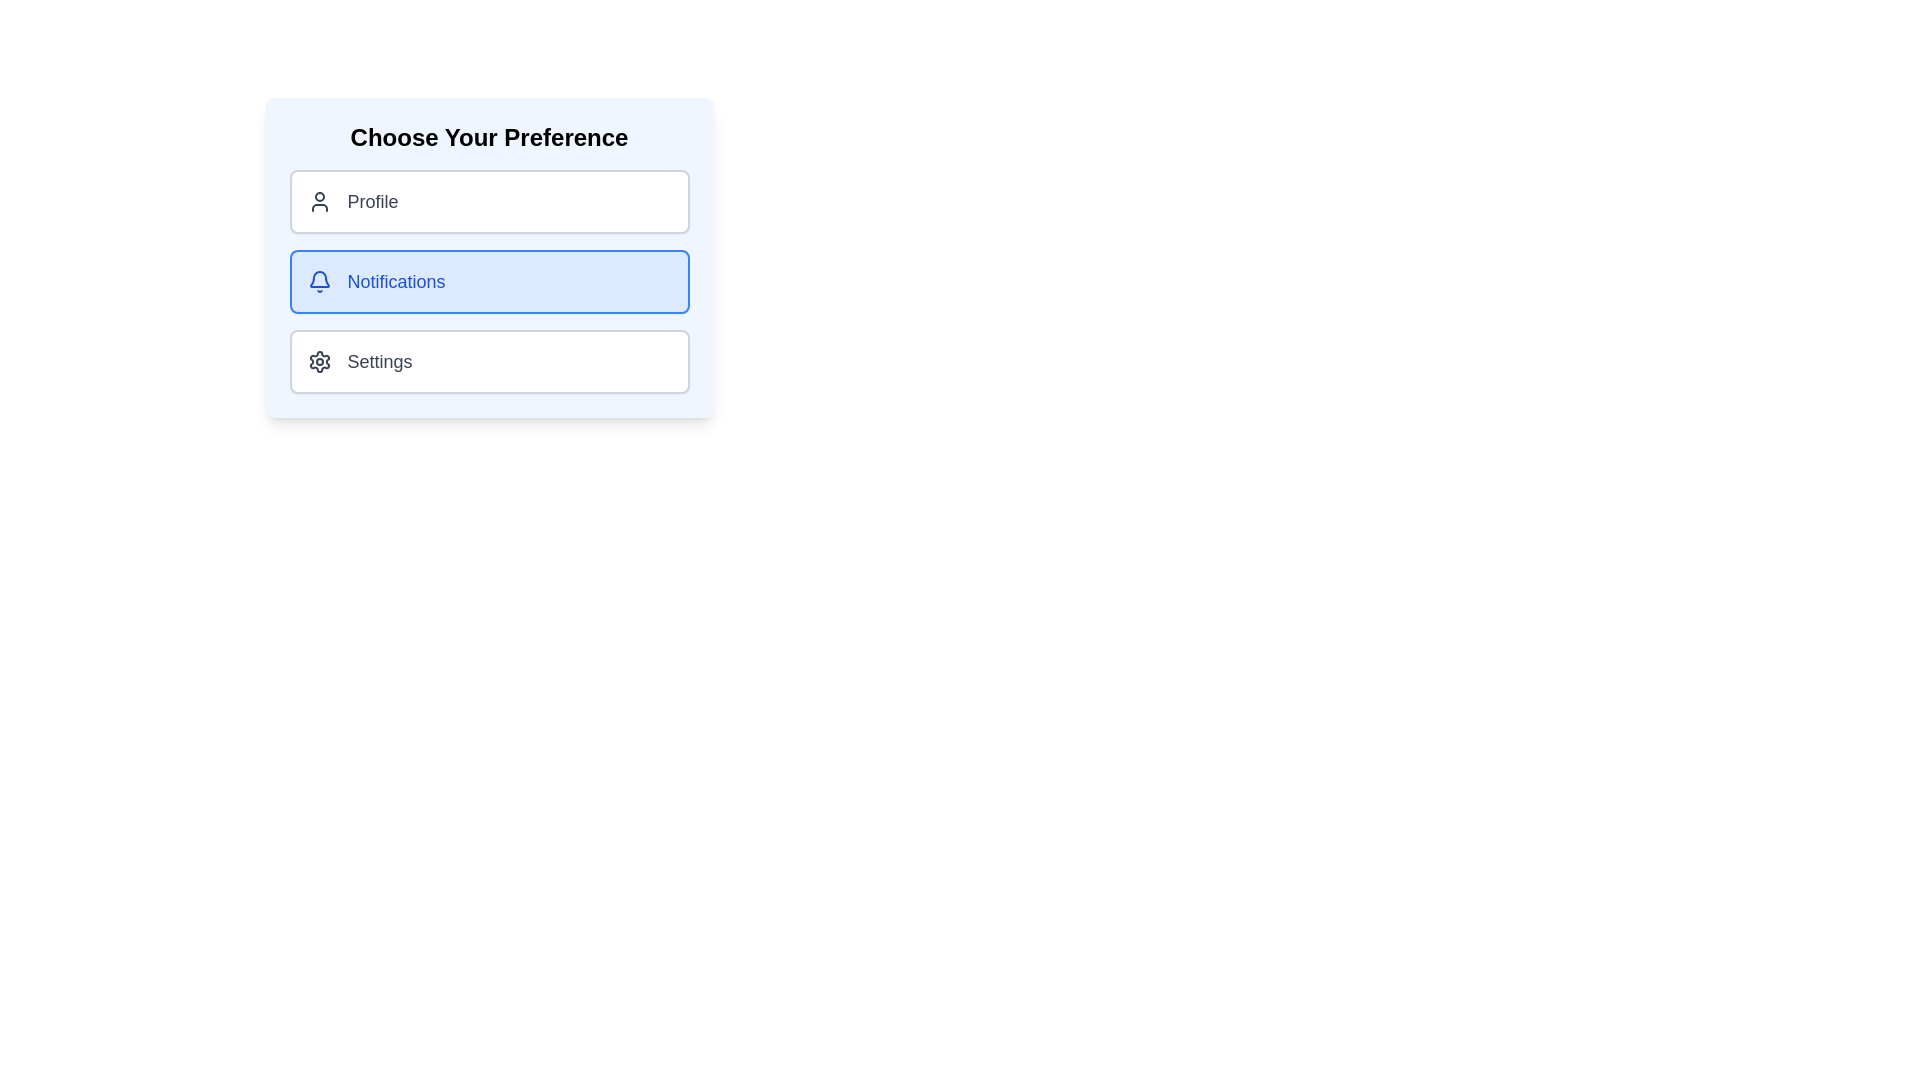  I want to click on the 'Settings' text label that describes the 'Settings' option in the user preference menu, which is positioned inside the third card in a vertical list and aligned to the right of the gear icon, so click(379, 362).